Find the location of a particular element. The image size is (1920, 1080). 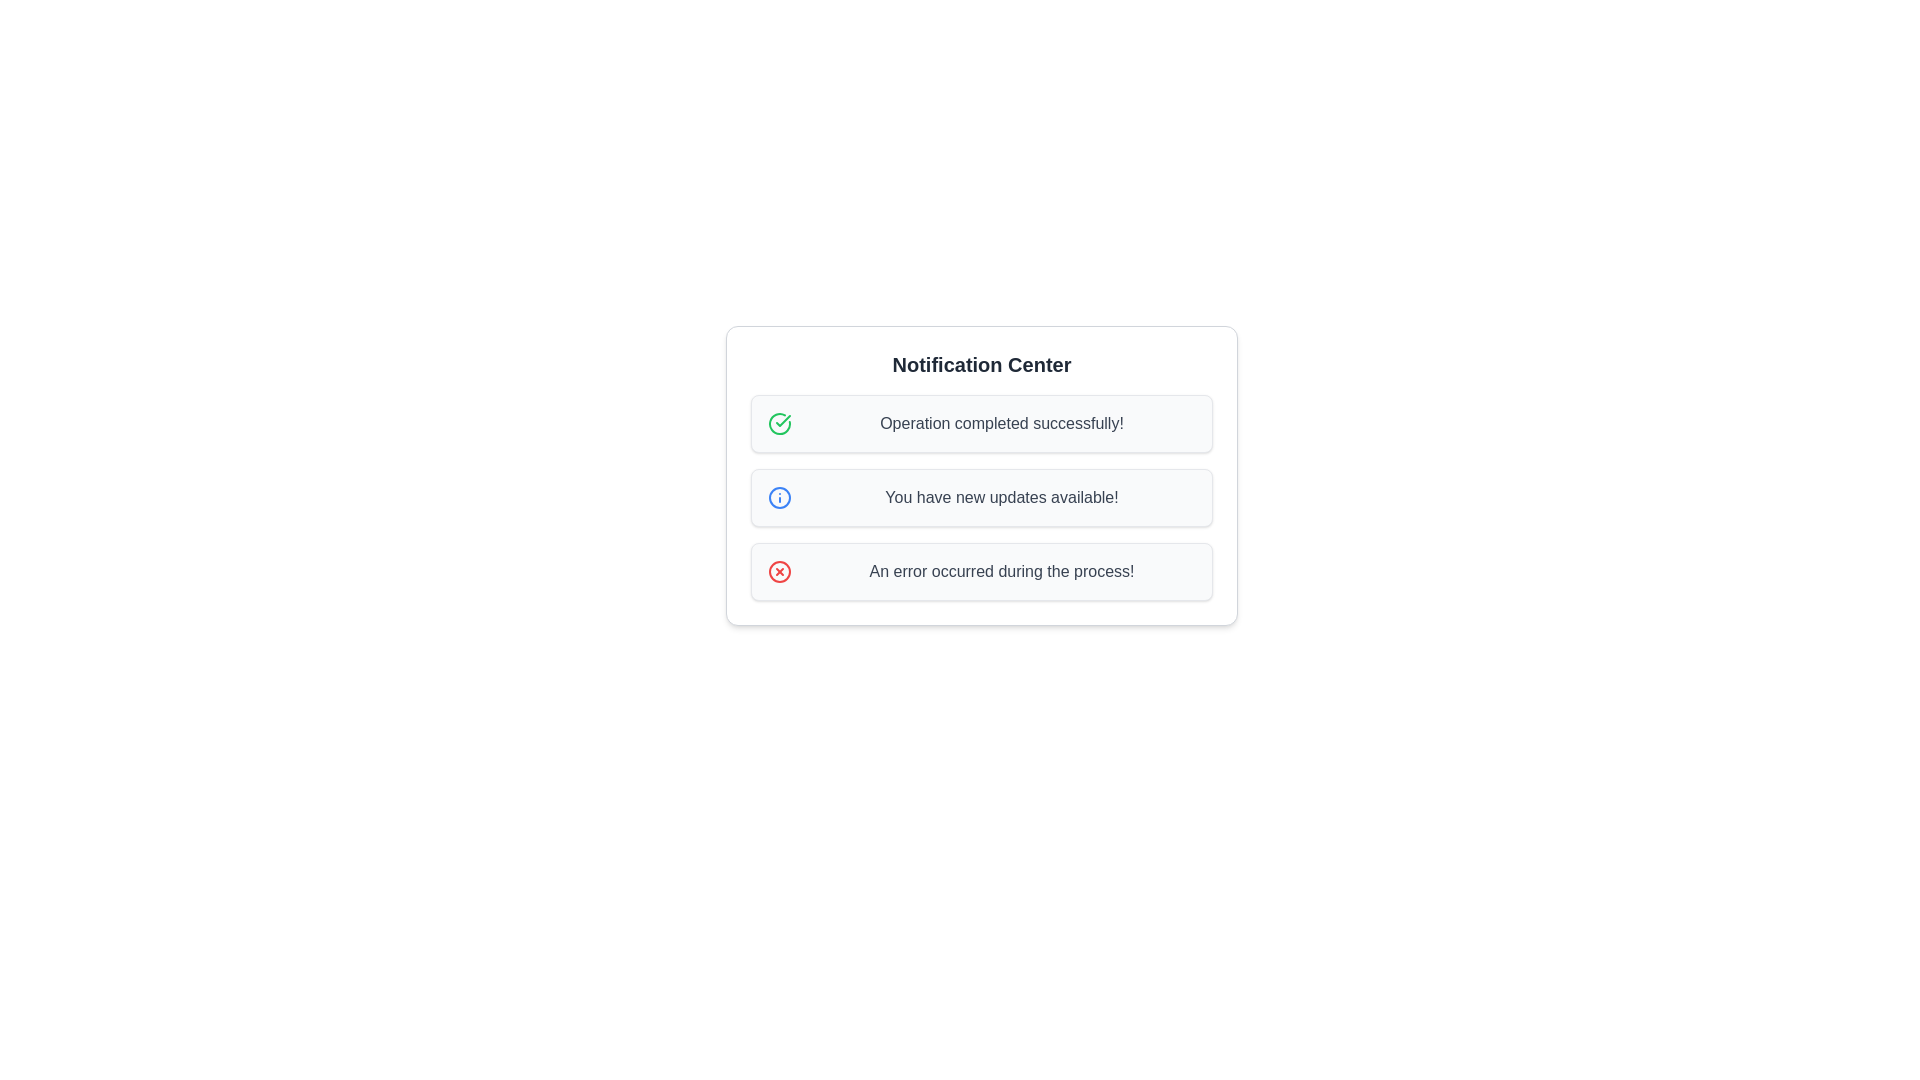

the error icon located at the leftmost part of the bottom row in the notification box is located at coordinates (778, 571).